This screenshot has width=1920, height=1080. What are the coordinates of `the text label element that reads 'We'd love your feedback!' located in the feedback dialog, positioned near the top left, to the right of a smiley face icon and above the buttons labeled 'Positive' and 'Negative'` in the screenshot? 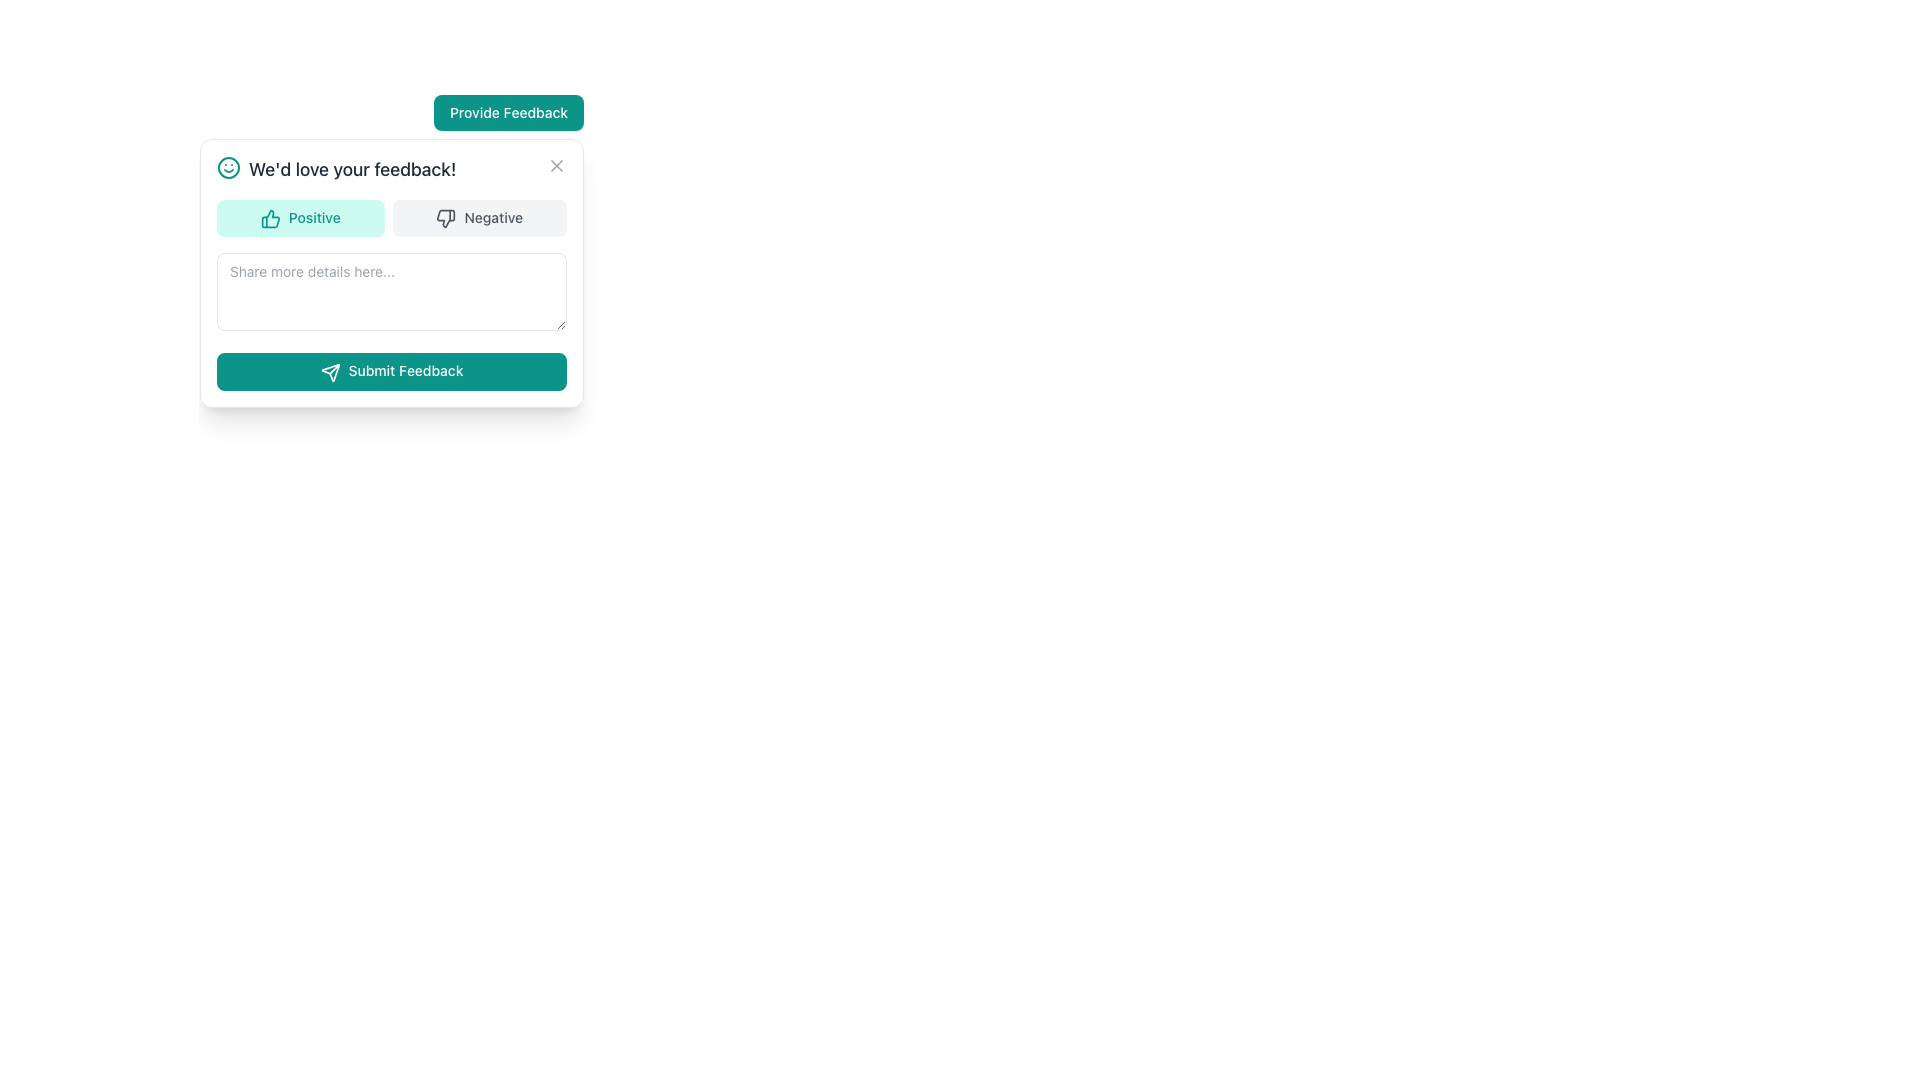 It's located at (352, 168).